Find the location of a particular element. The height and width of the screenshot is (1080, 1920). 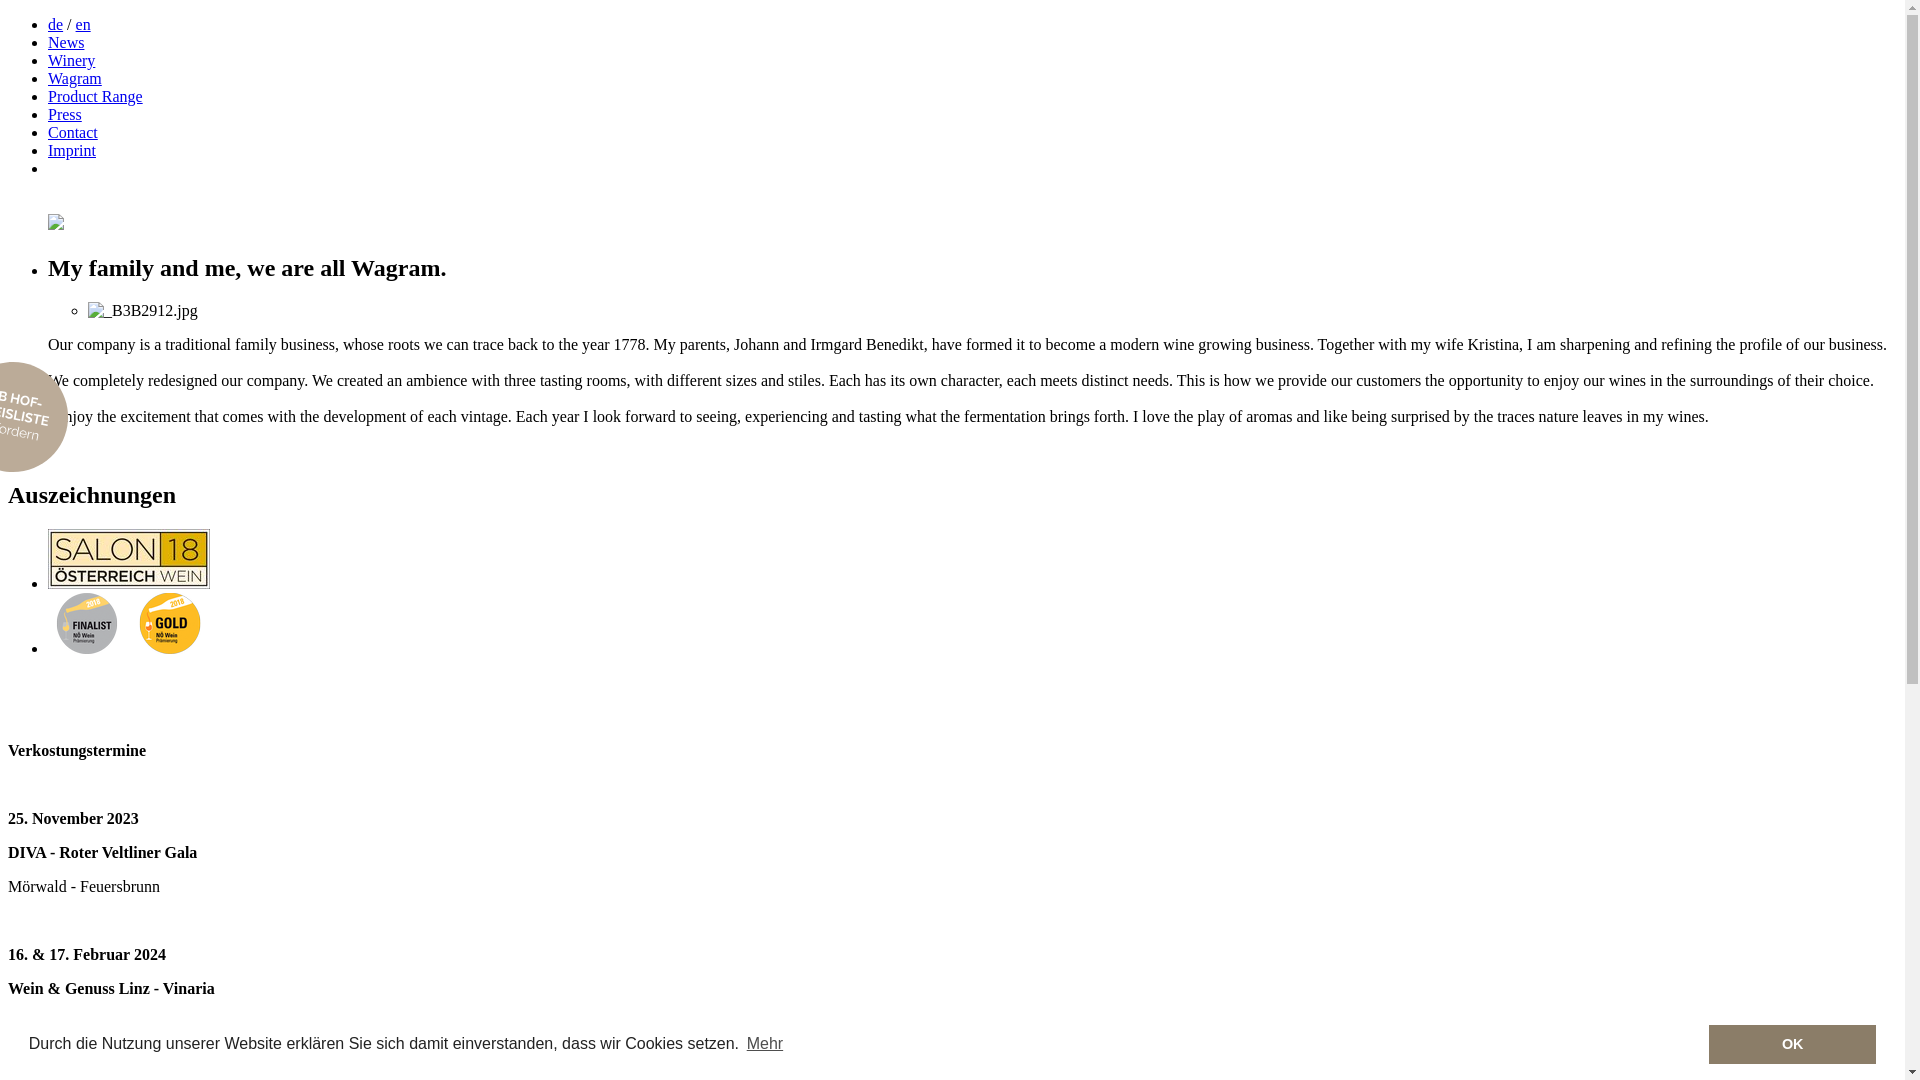

'en' is located at coordinates (76, 24).